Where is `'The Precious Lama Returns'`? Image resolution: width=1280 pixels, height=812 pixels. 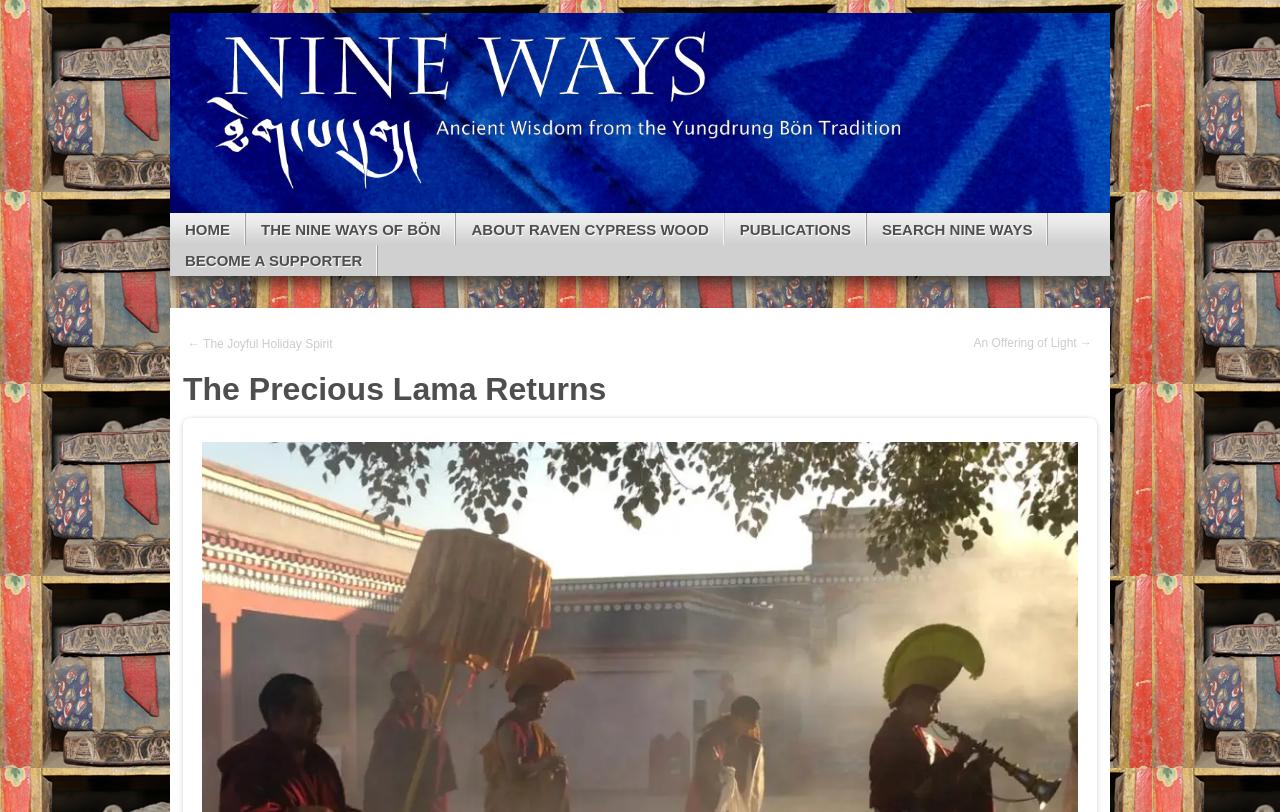 'The Precious Lama Returns' is located at coordinates (394, 389).